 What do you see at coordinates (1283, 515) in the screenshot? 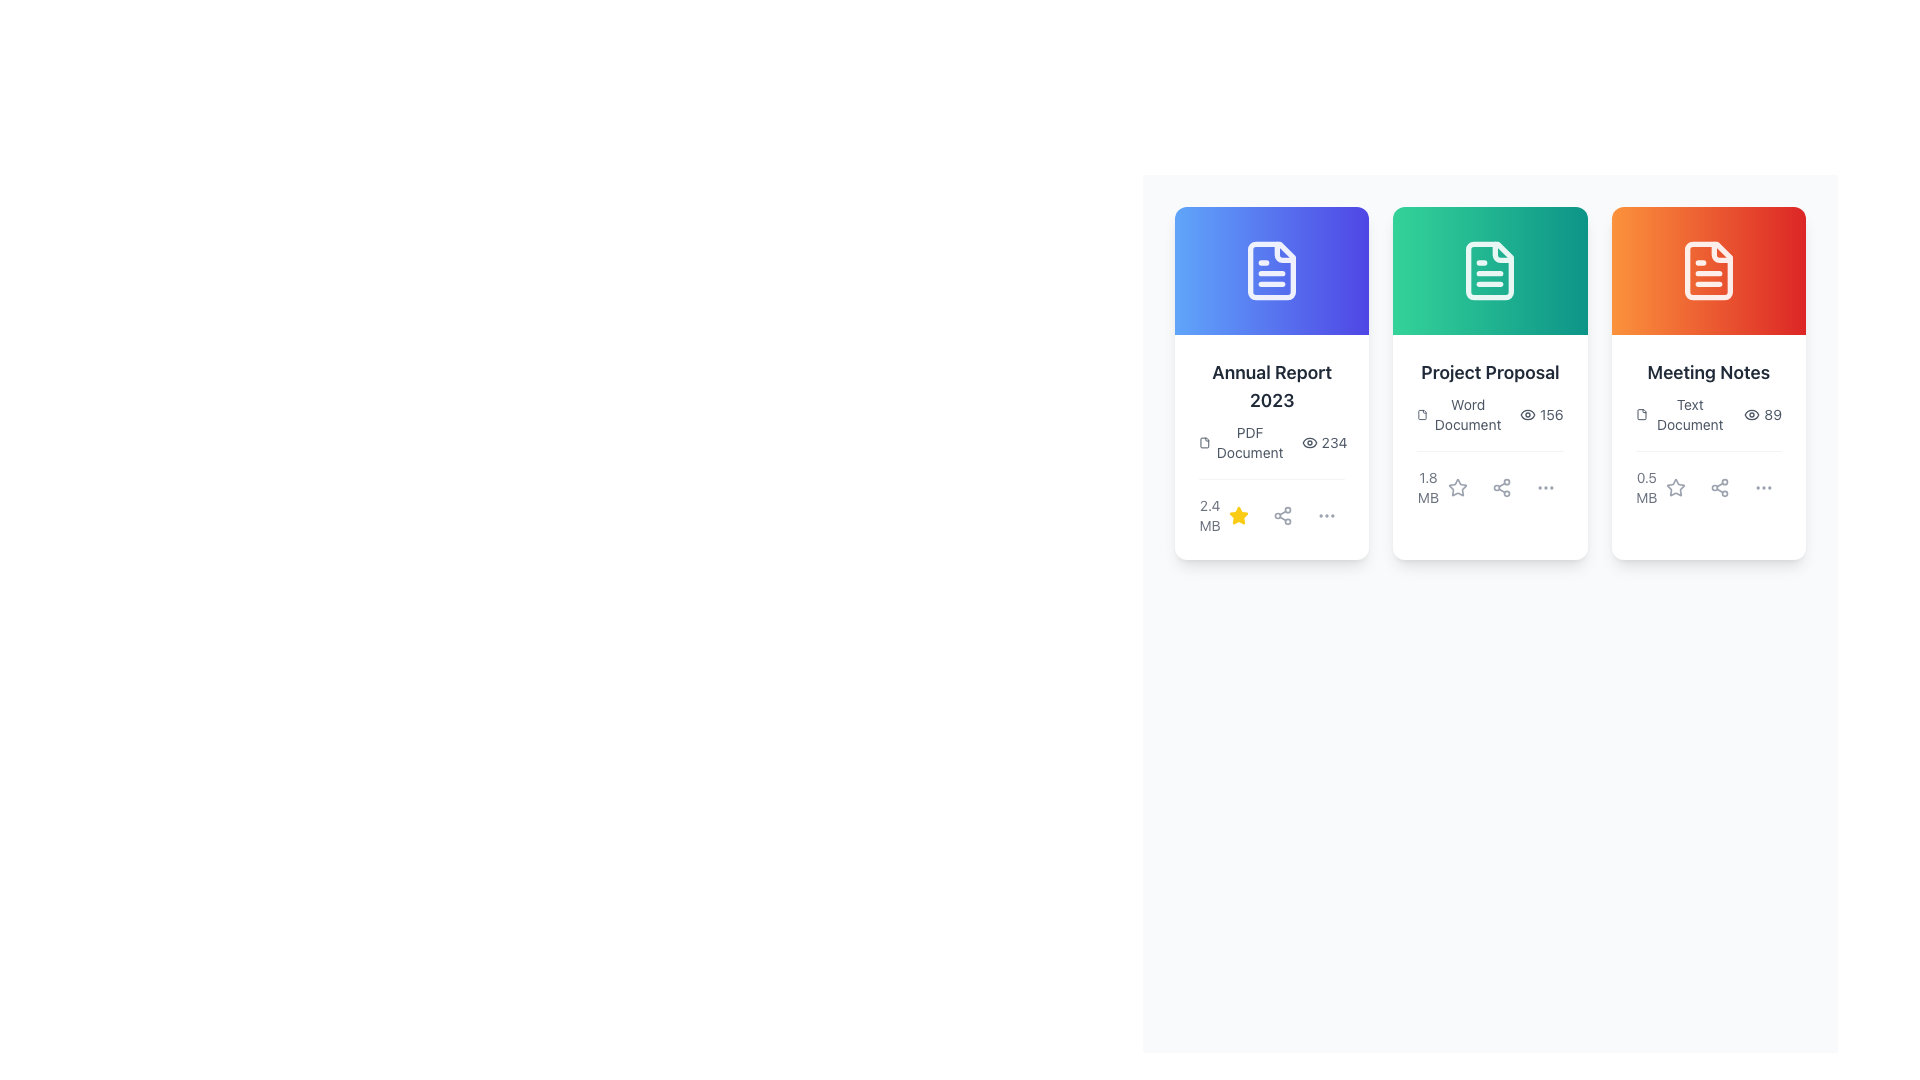
I see `the gray circular 'share' icon, which is the second icon from the left in a group of three, located below the '2.4 MB' label in the 'Annual Report 2023' card` at bounding box center [1283, 515].